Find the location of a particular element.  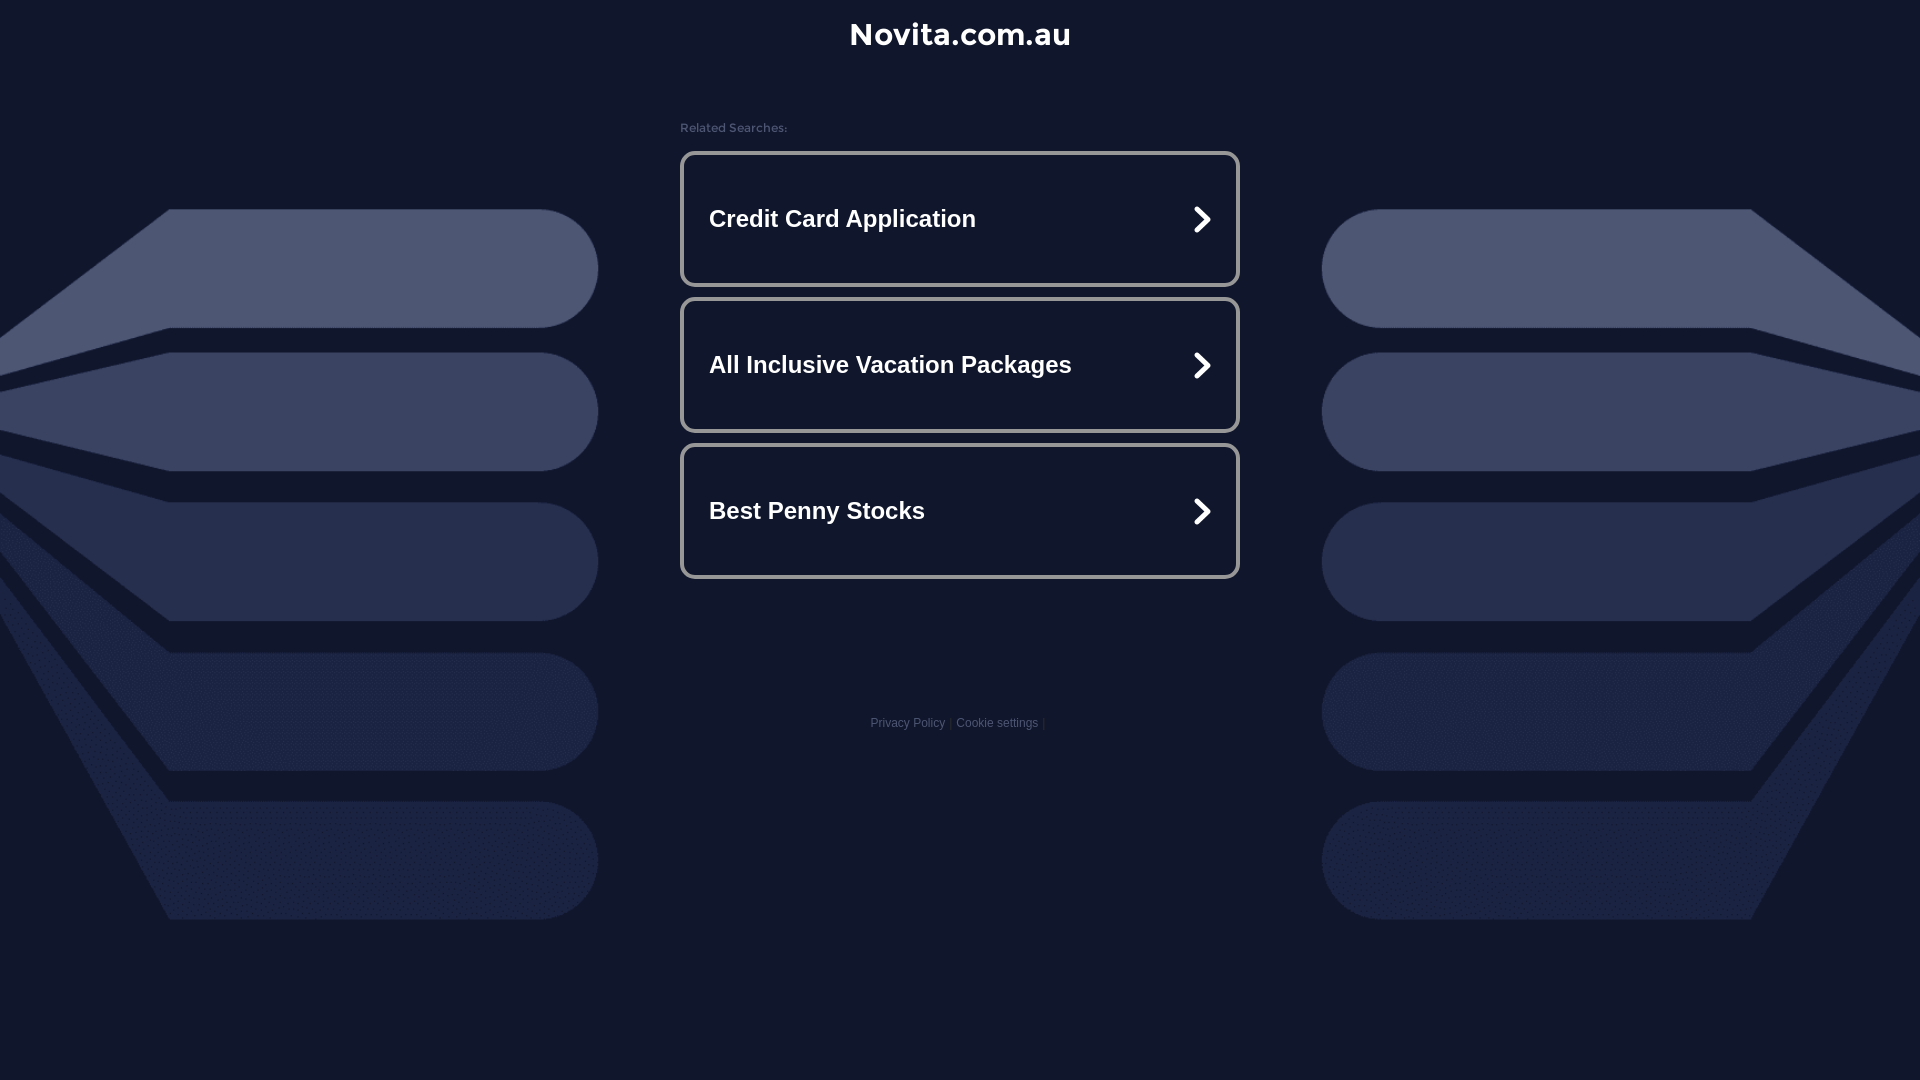

'Novita.com.au' is located at coordinates (849, 34).